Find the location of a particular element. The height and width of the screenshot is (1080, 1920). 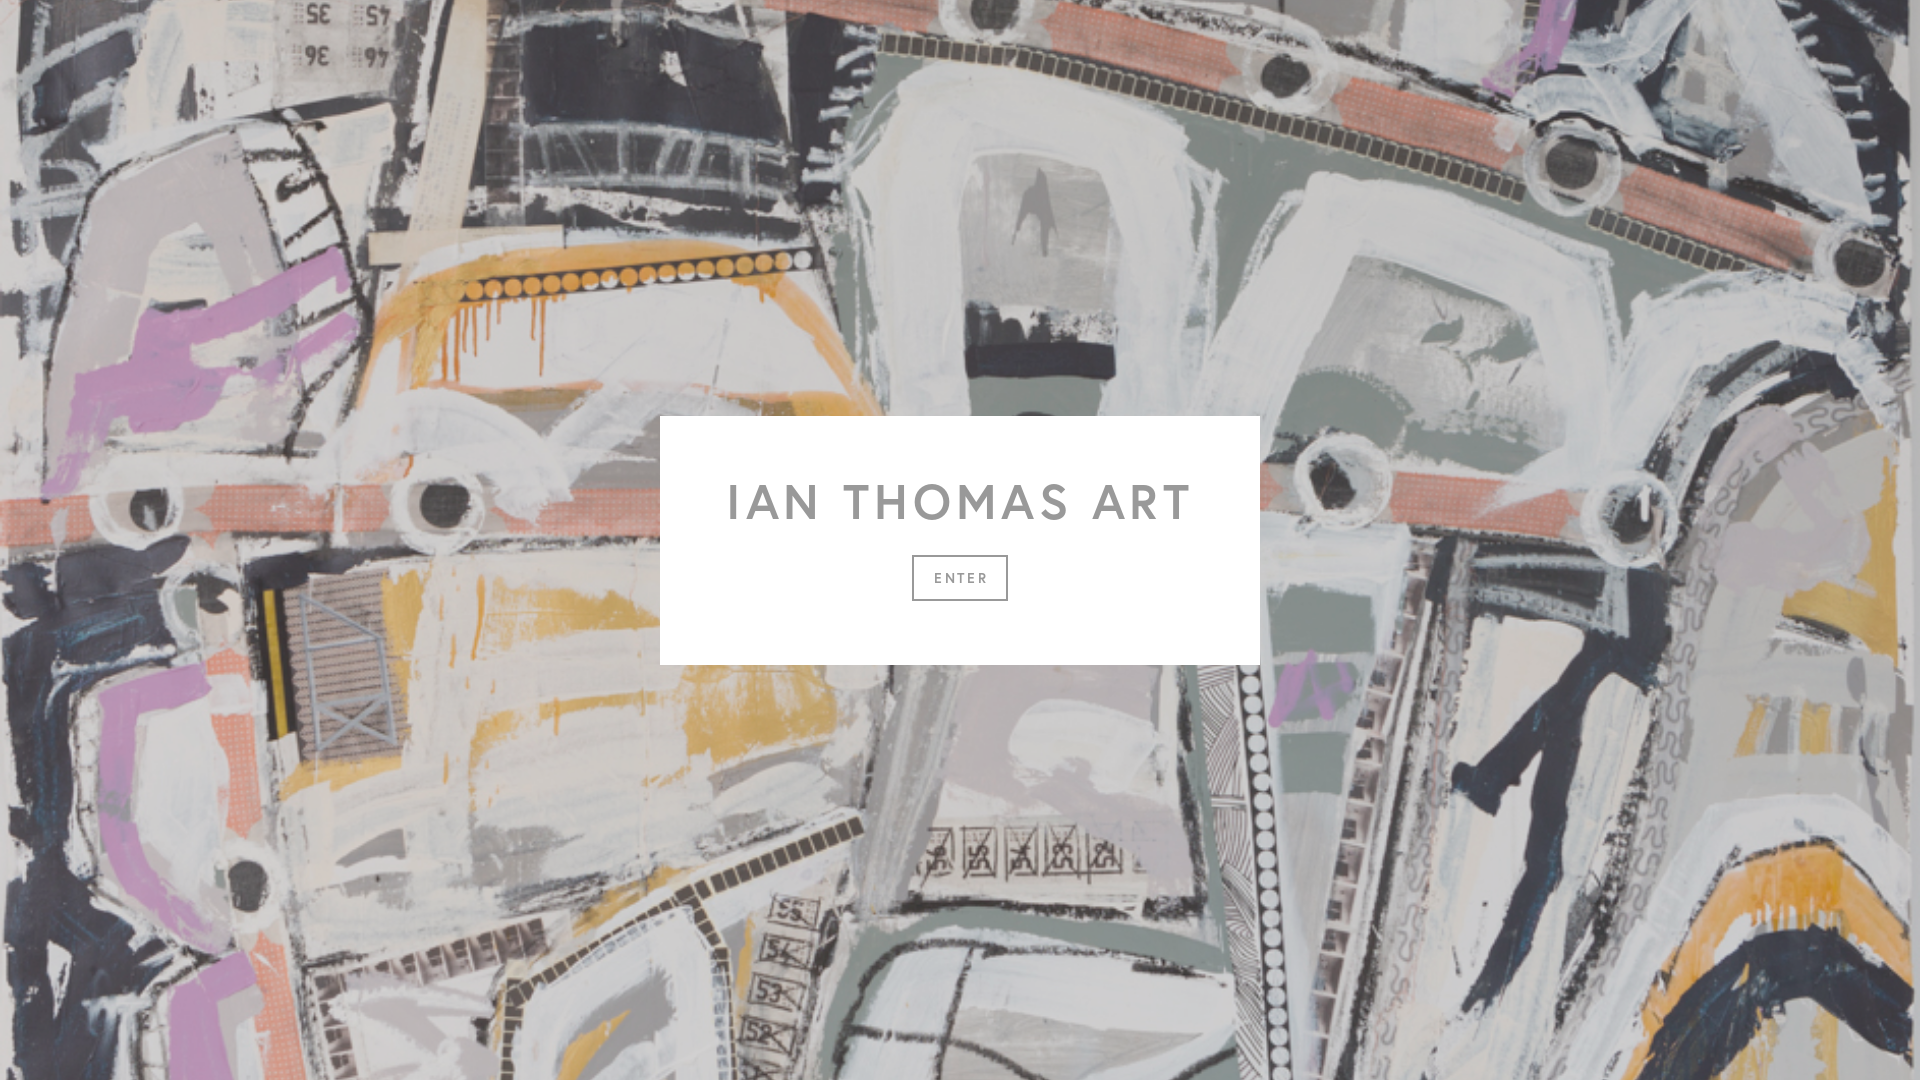

'ENTER' is located at coordinates (960, 577).